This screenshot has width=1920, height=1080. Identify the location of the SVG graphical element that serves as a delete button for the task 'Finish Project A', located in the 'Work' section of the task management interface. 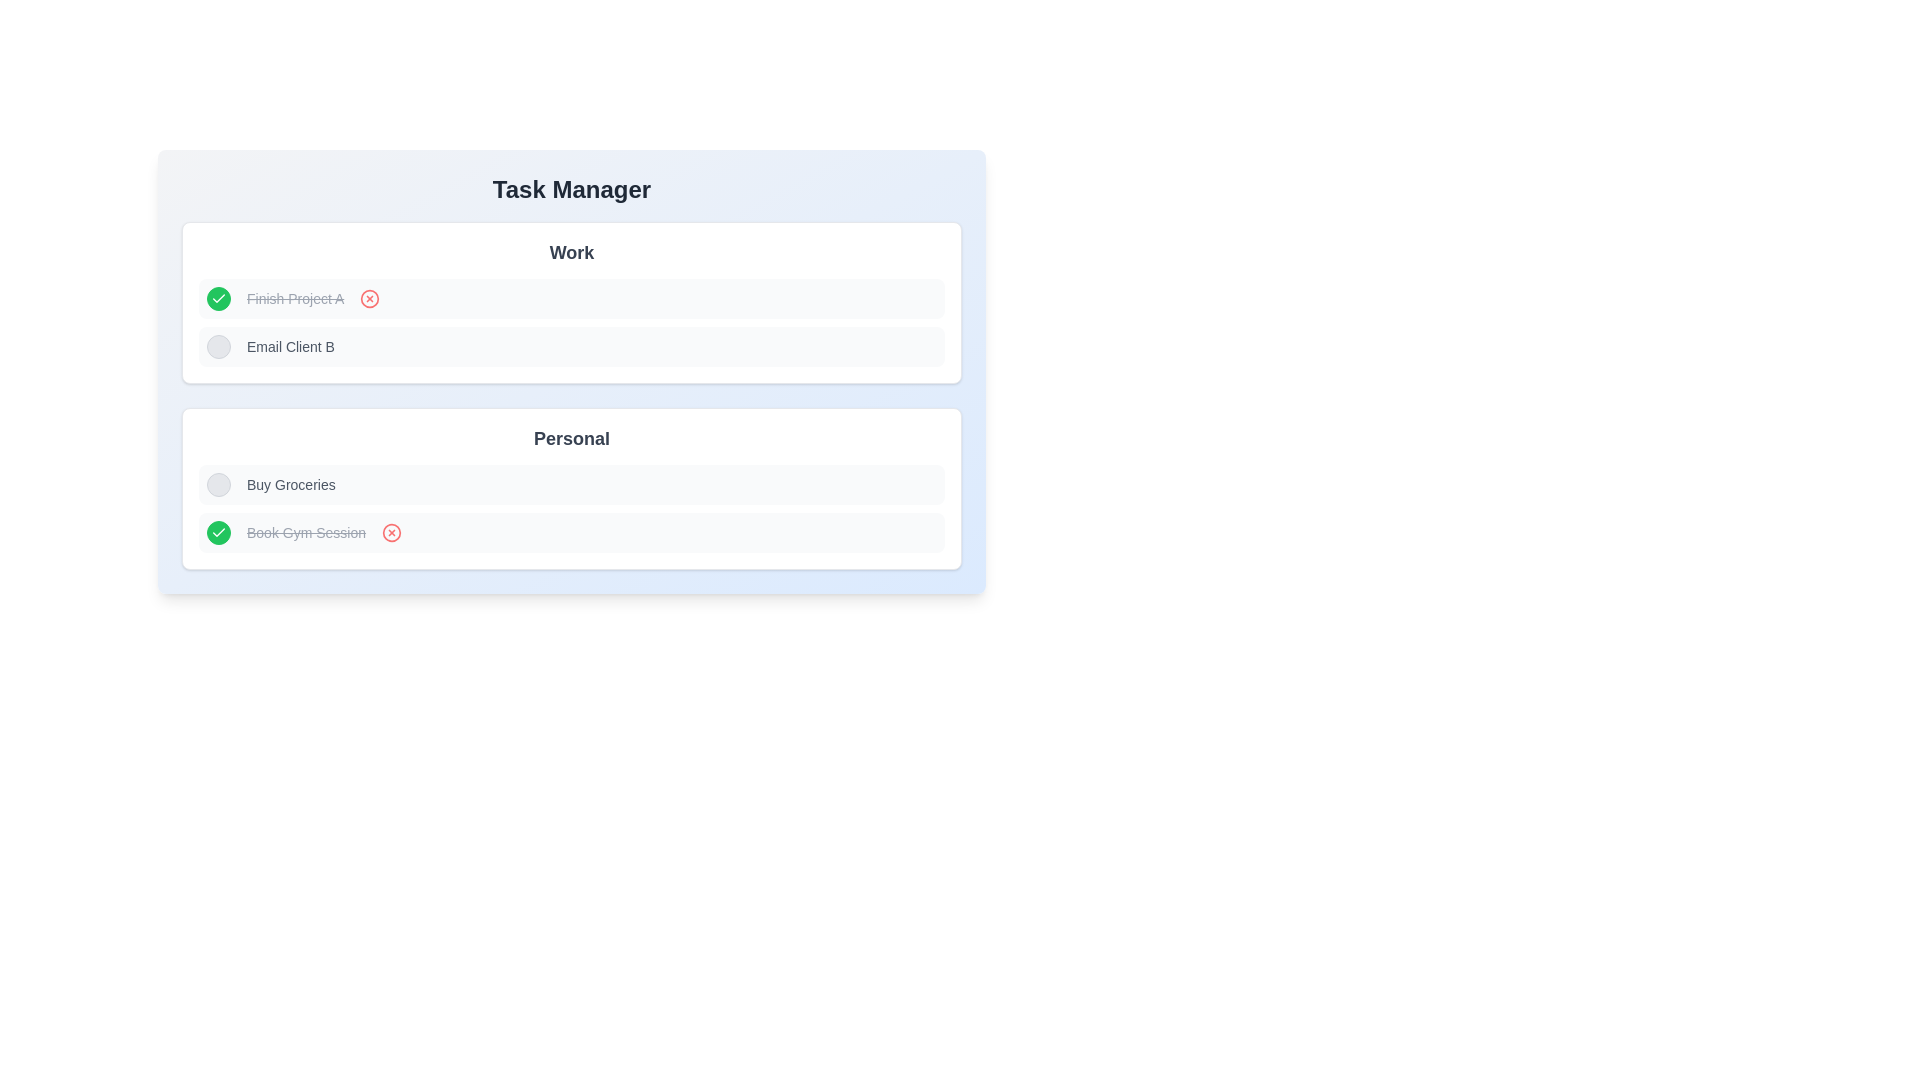
(370, 299).